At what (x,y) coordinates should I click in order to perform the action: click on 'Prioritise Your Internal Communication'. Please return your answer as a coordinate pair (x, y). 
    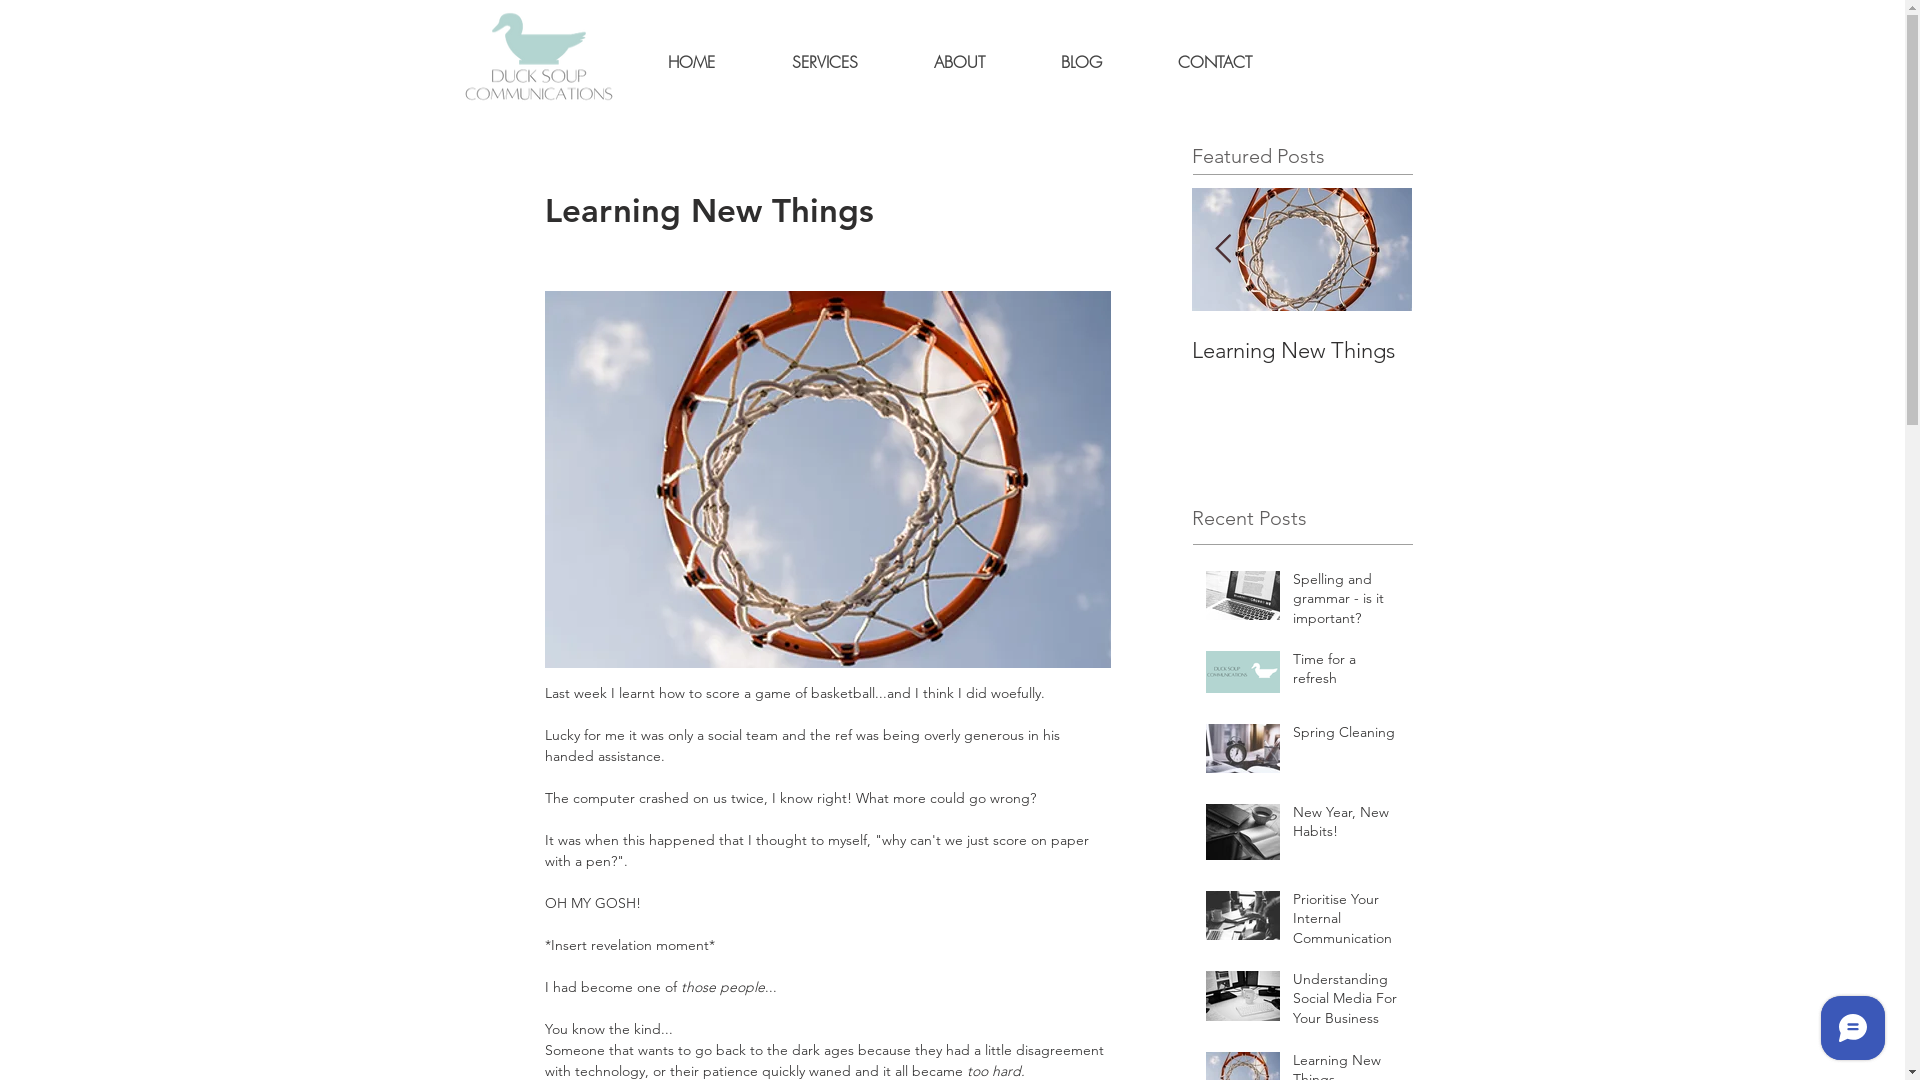
    Looking at the image, I should click on (862, 363).